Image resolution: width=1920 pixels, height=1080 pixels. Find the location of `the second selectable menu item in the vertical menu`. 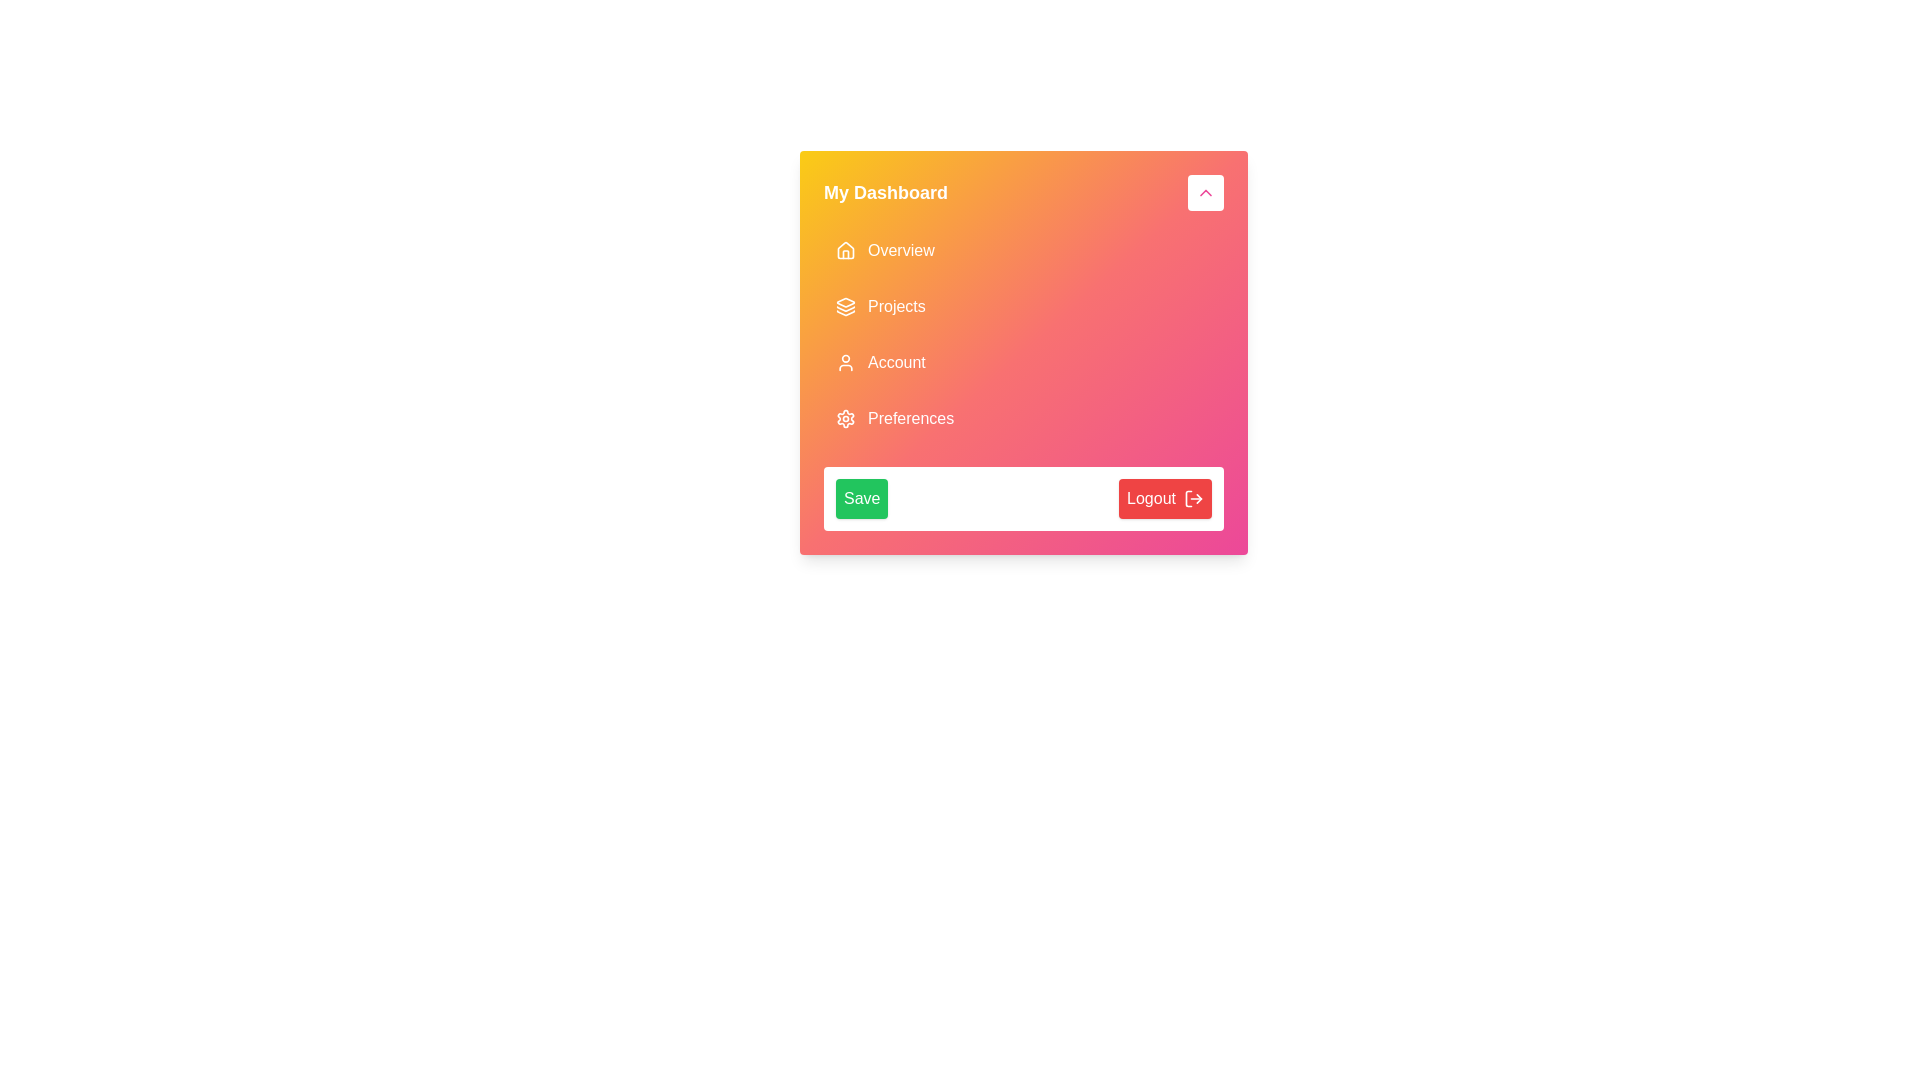

the second selectable menu item in the vertical menu is located at coordinates (1023, 307).